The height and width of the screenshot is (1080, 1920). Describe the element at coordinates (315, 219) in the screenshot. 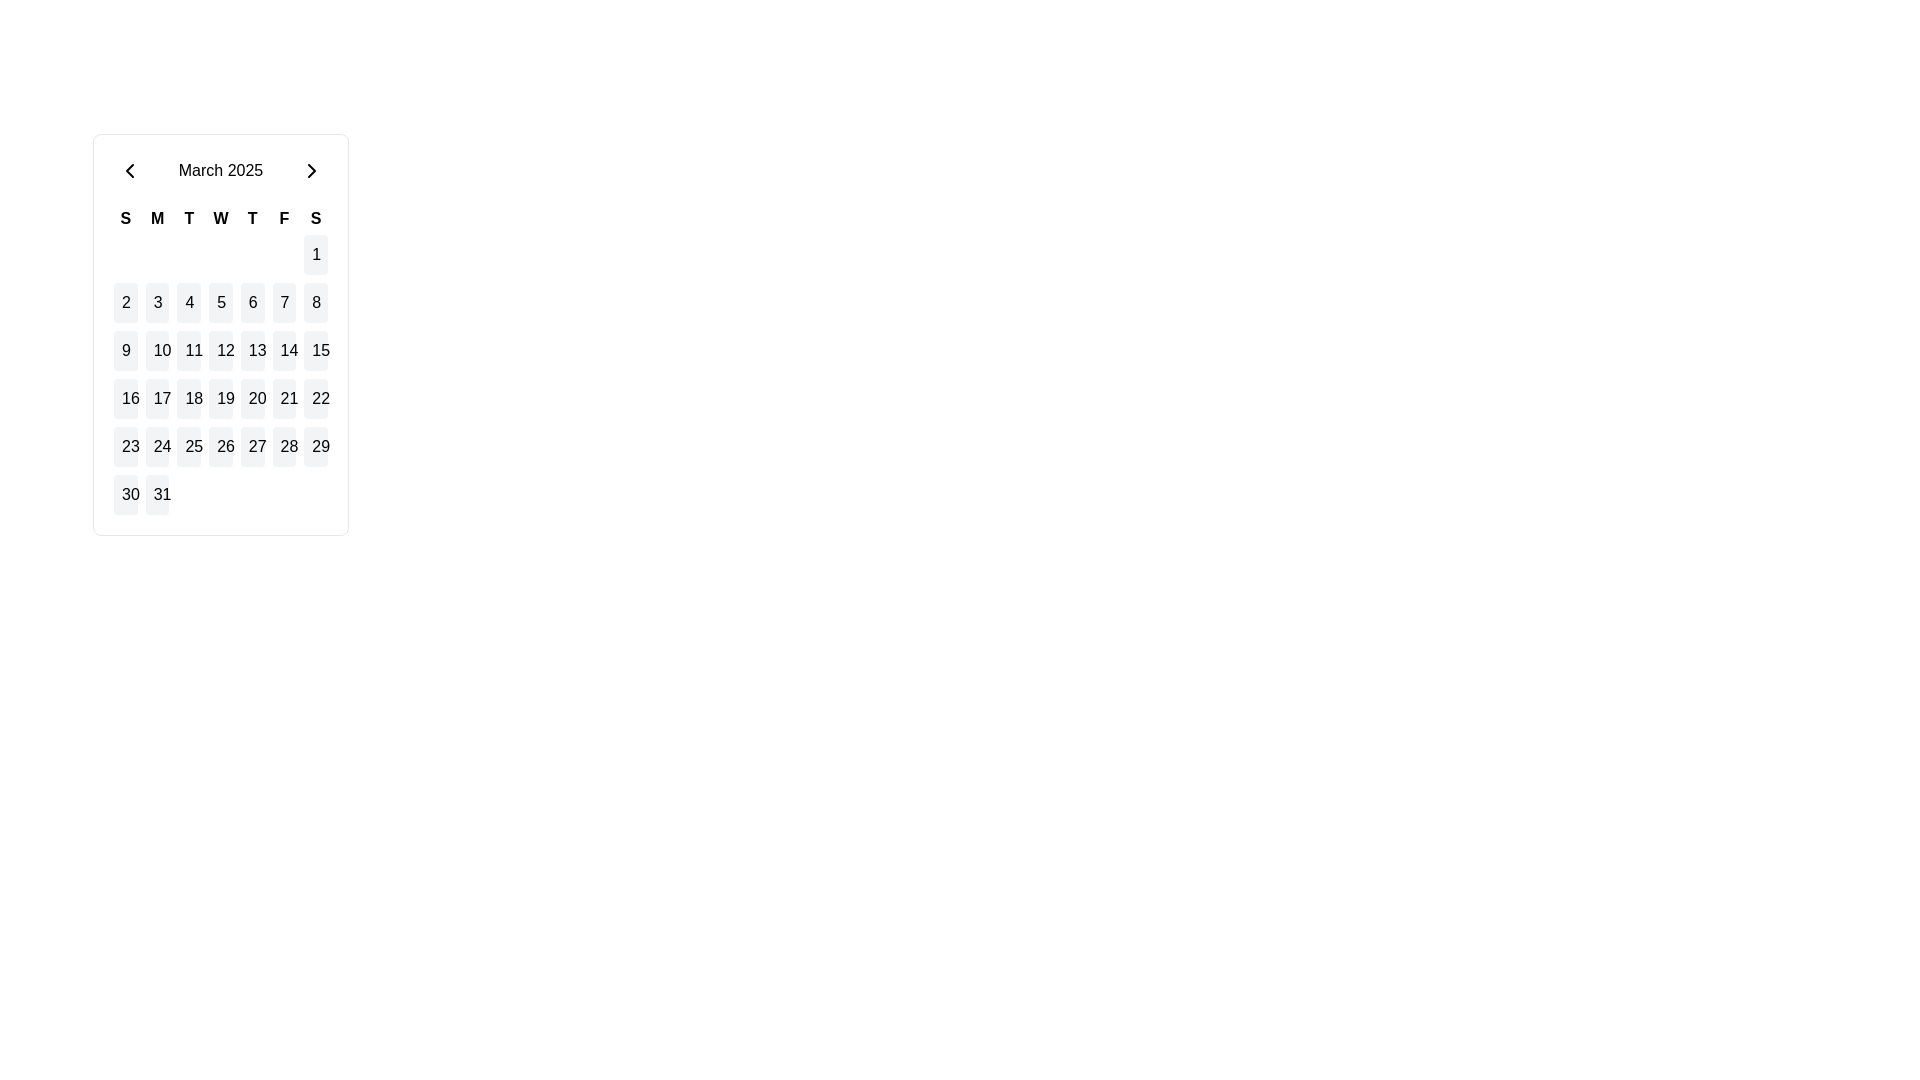

I see `the text element representing 'Saturday' in the week header of the calendar, located at the top-right corner of the calendar grid` at that location.